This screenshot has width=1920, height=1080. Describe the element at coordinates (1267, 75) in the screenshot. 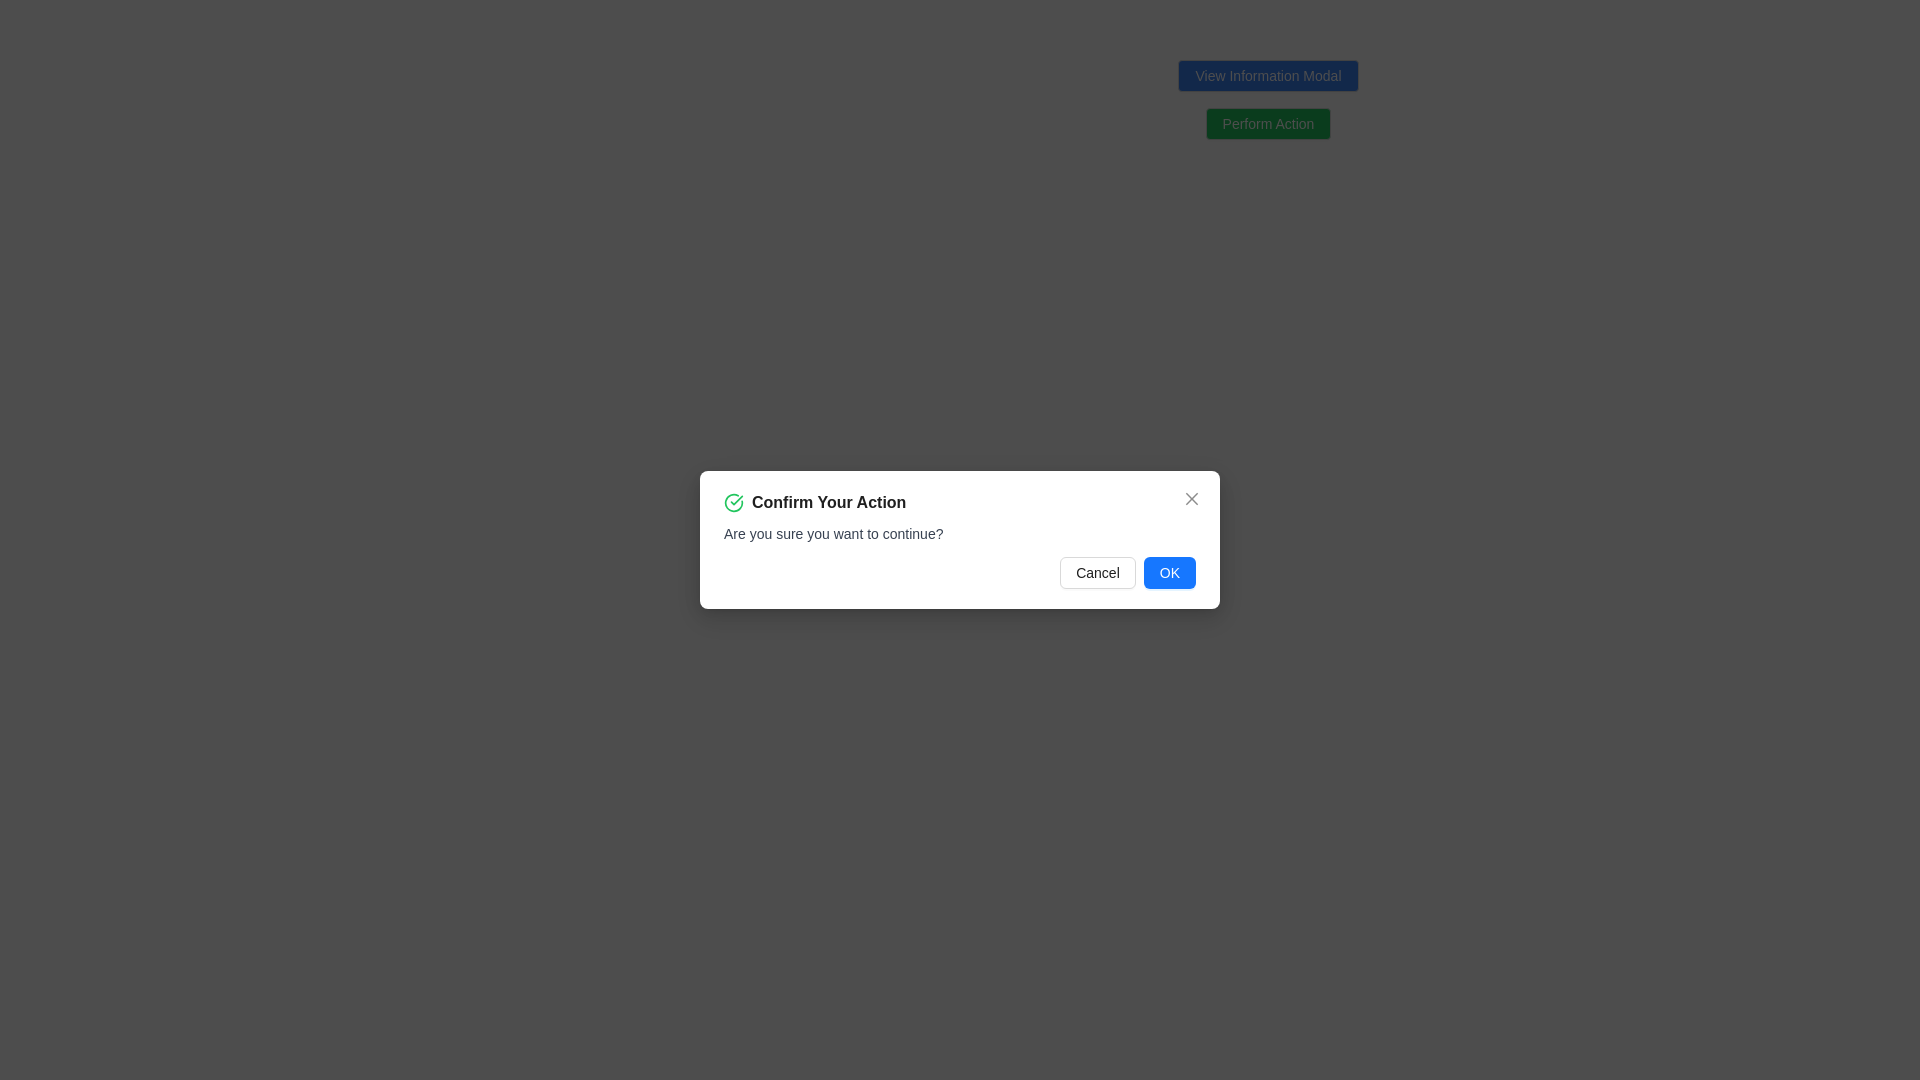

I see `the 'View Information Modal' button` at that location.